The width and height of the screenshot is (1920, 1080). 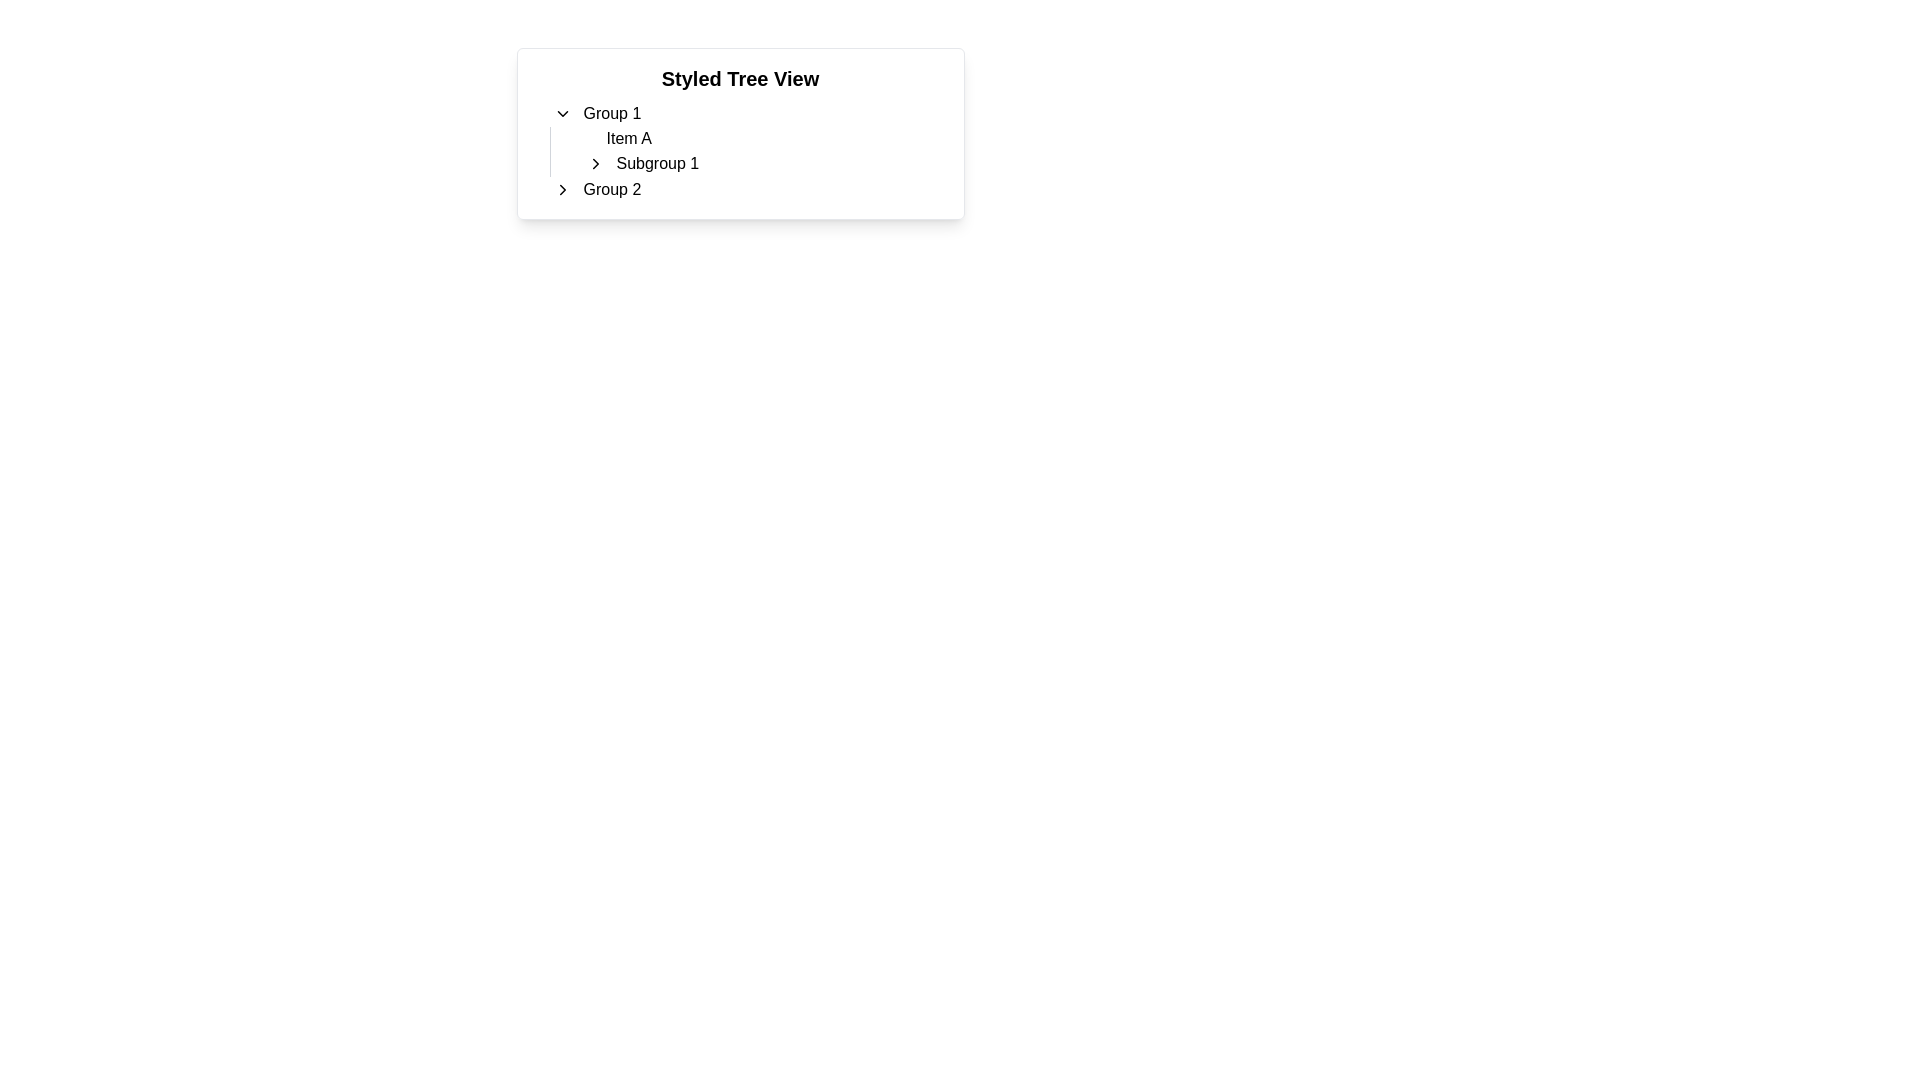 I want to click on the Chevron Button for 'Group 2', so click(x=561, y=189).